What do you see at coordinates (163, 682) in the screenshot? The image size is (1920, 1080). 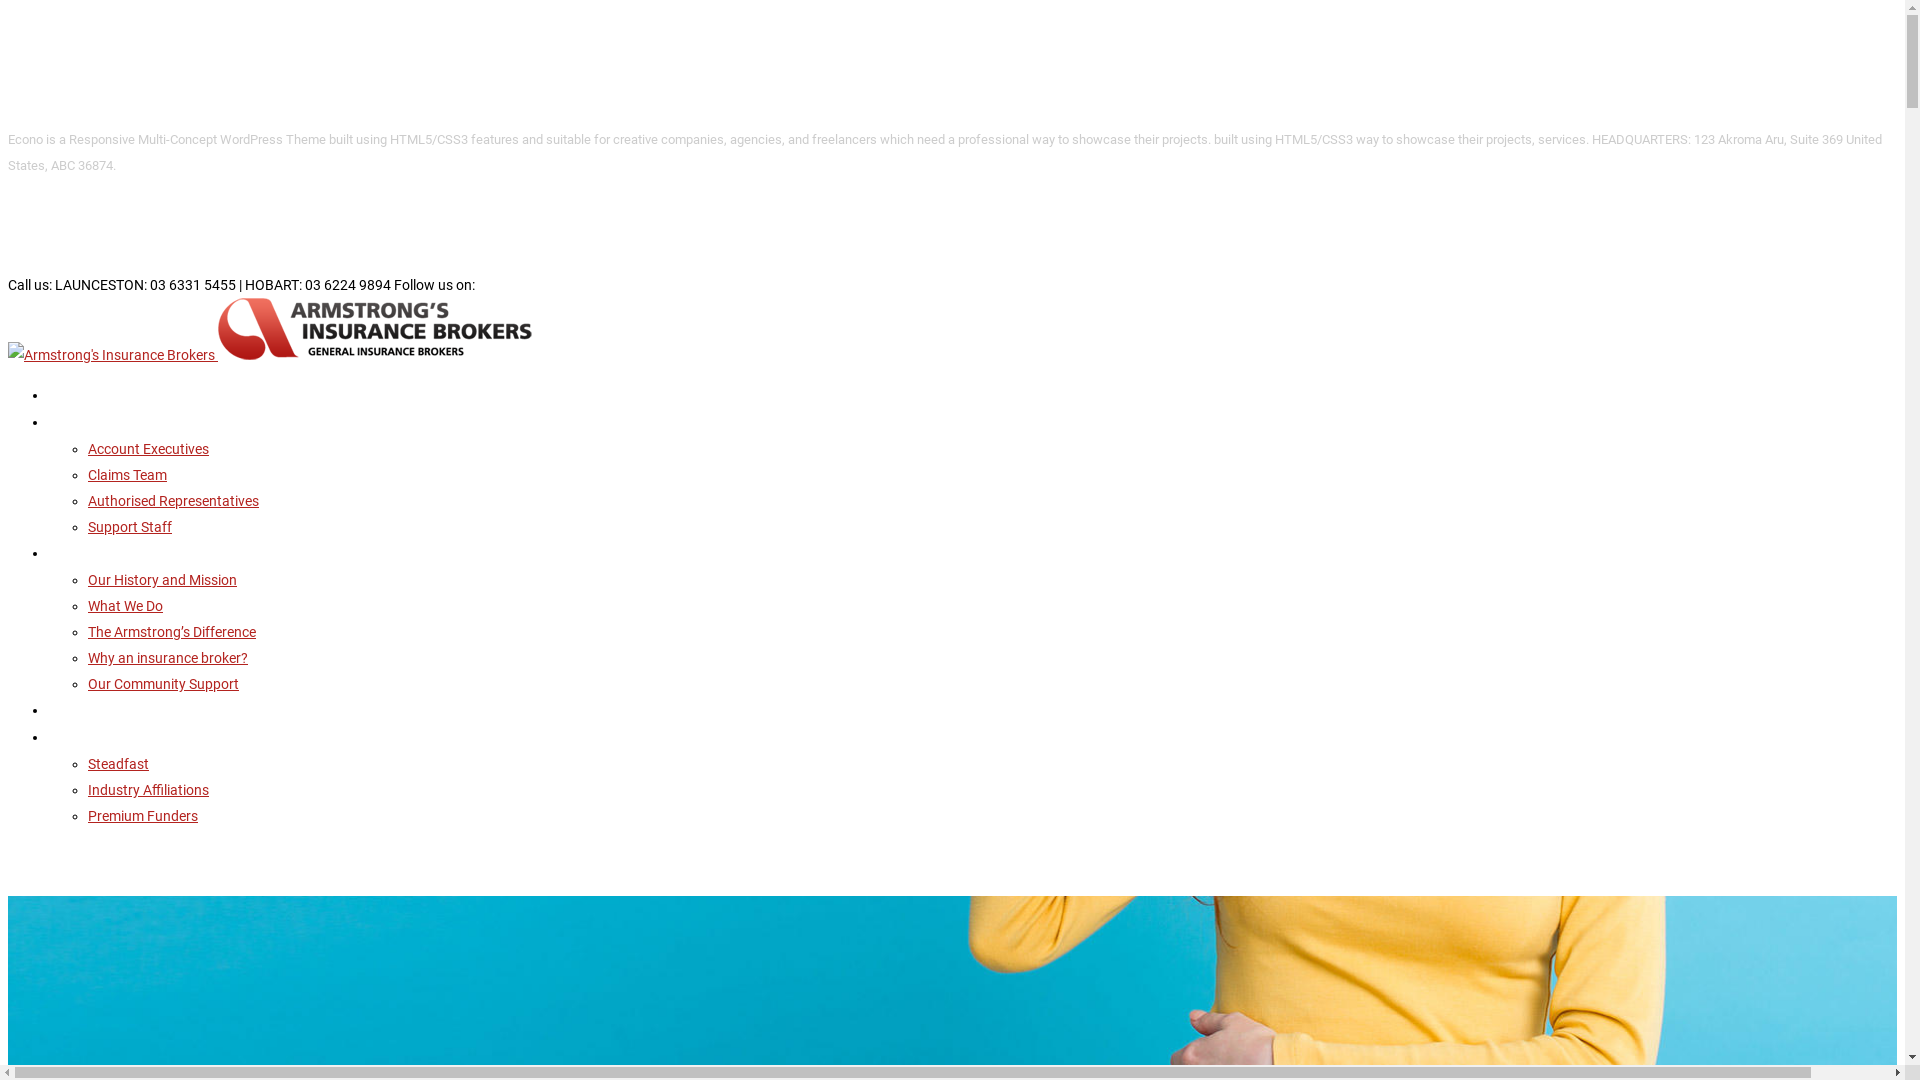 I see `'Our Community Support'` at bounding box center [163, 682].